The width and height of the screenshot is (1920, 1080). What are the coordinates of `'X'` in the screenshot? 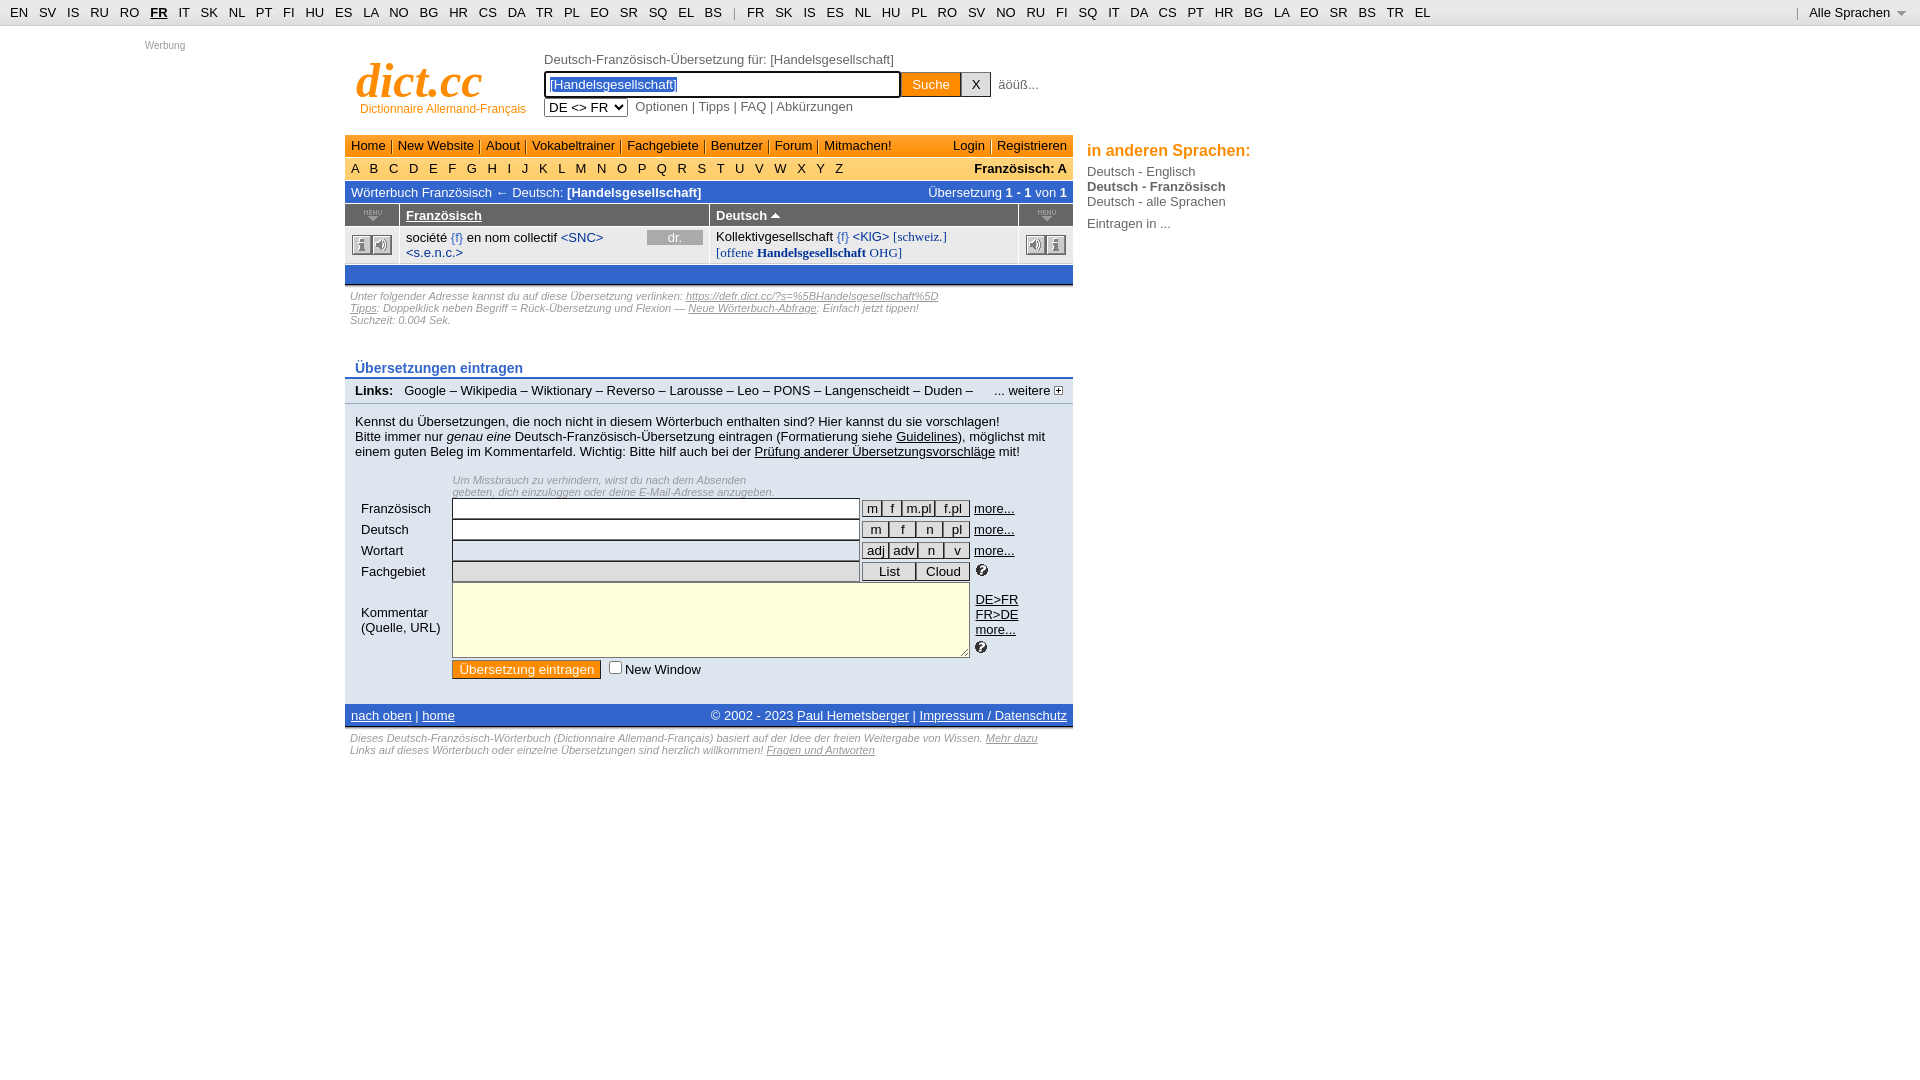 It's located at (960, 83).